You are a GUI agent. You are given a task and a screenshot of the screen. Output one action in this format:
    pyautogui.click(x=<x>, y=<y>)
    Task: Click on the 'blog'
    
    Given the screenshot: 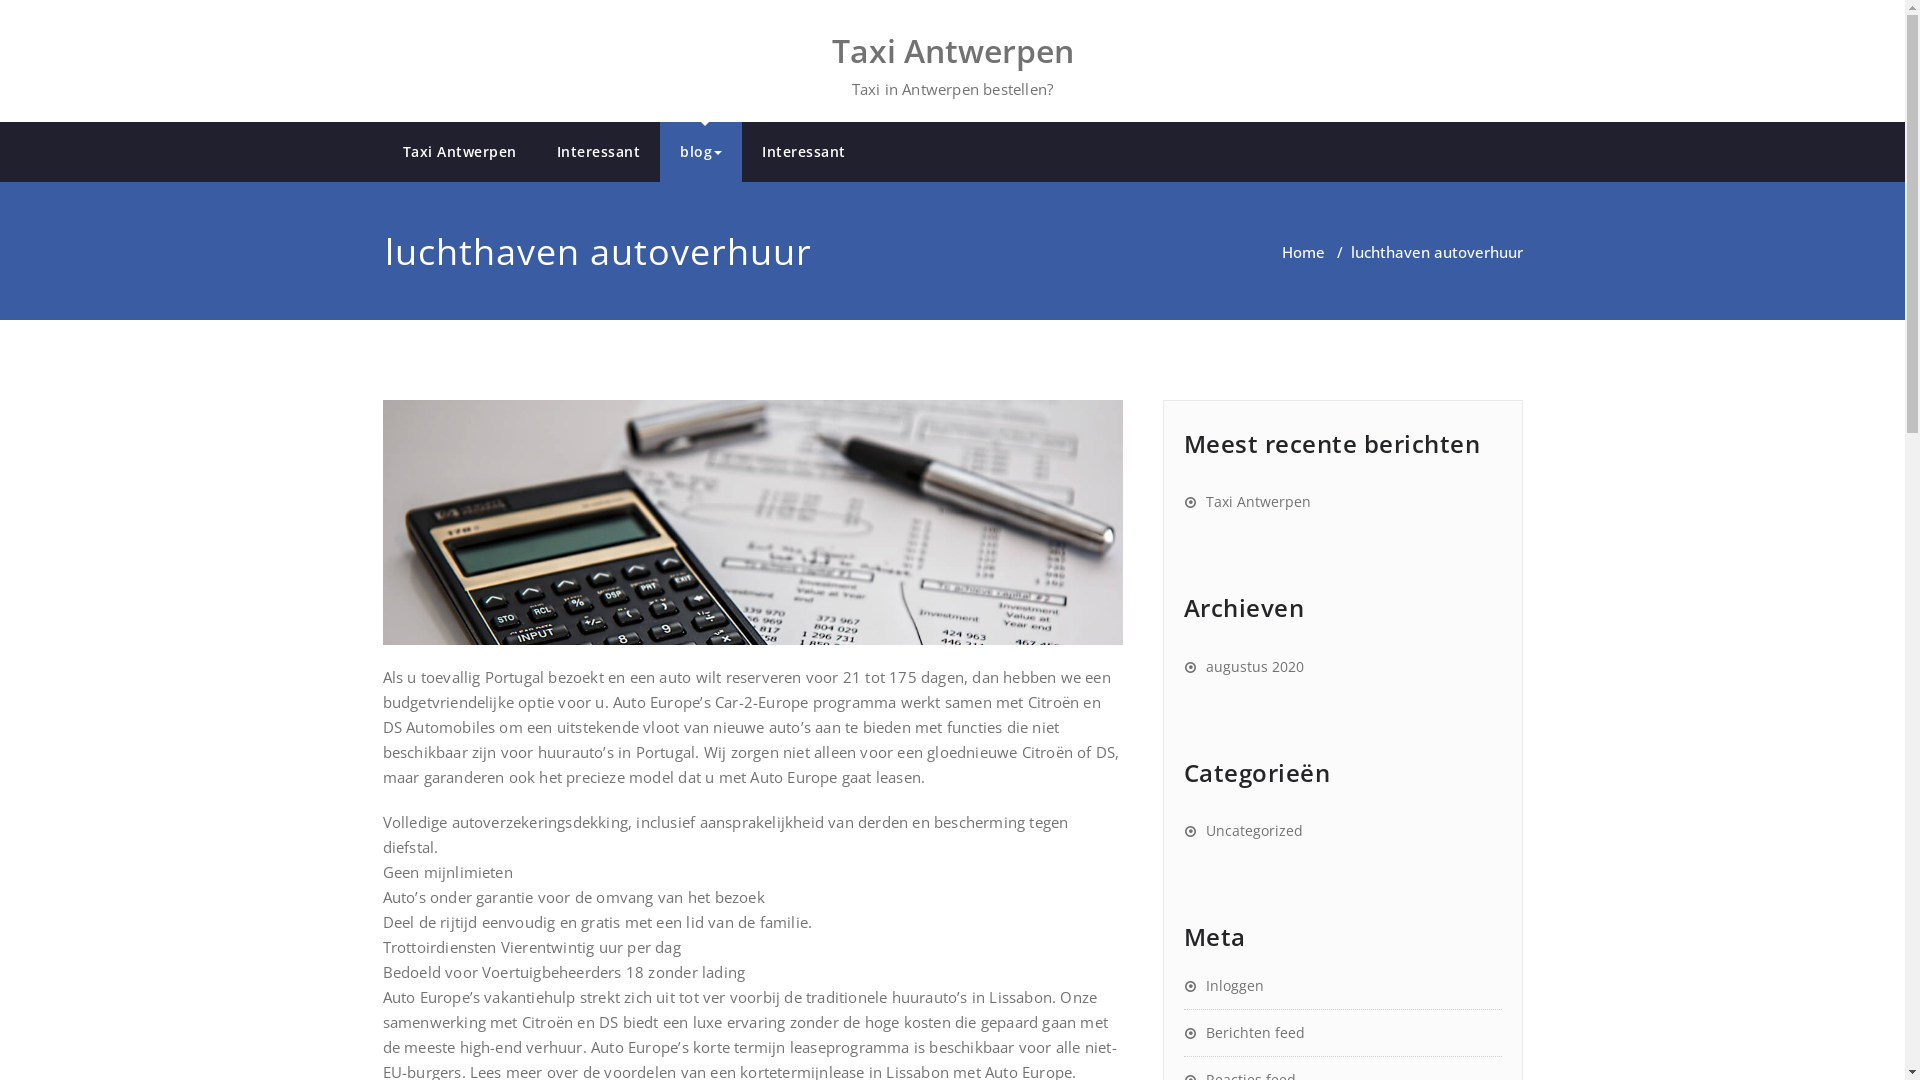 What is the action you would take?
    pyautogui.click(x=700, y=150)
    